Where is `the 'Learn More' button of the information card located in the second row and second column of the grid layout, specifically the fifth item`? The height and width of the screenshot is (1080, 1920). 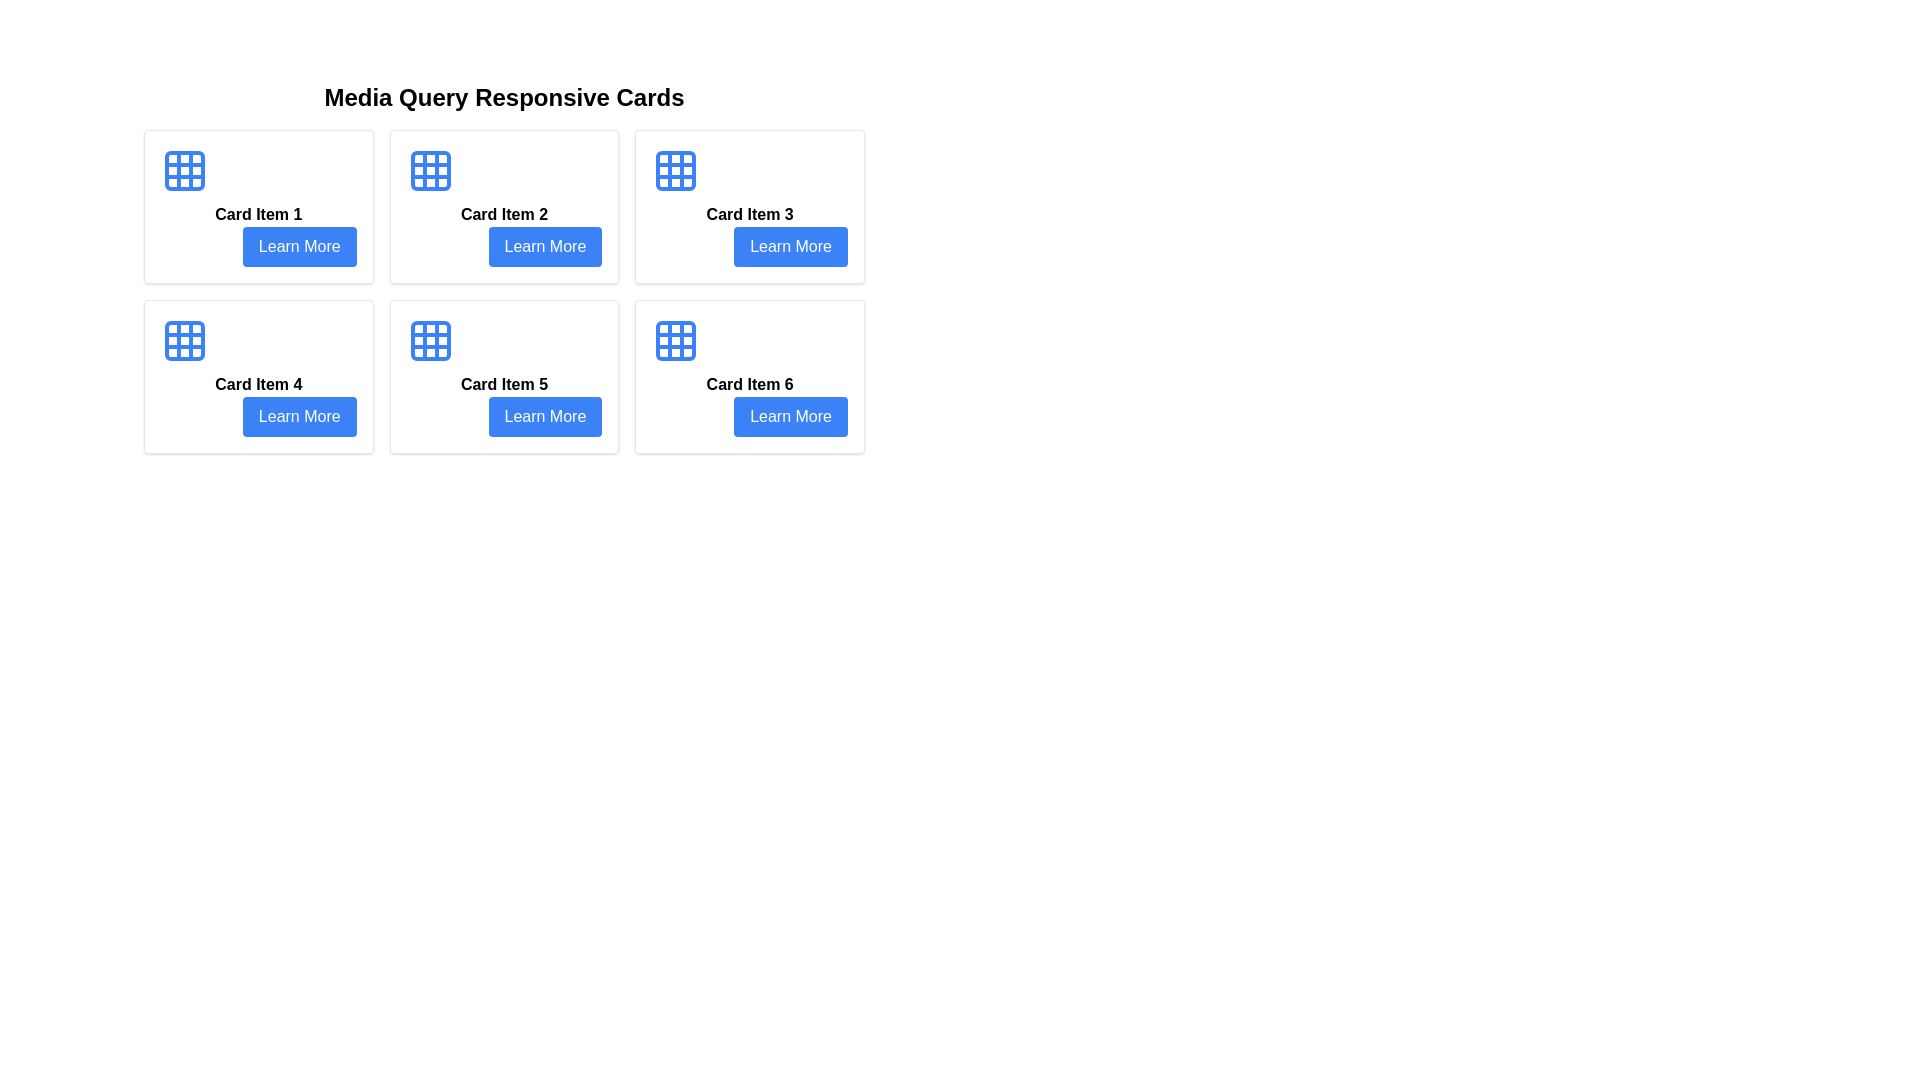 the 'Learn More' button of the information card located in the second row and second column of the grid layout, specifically the fifth item is located at coordinates (504, 377).